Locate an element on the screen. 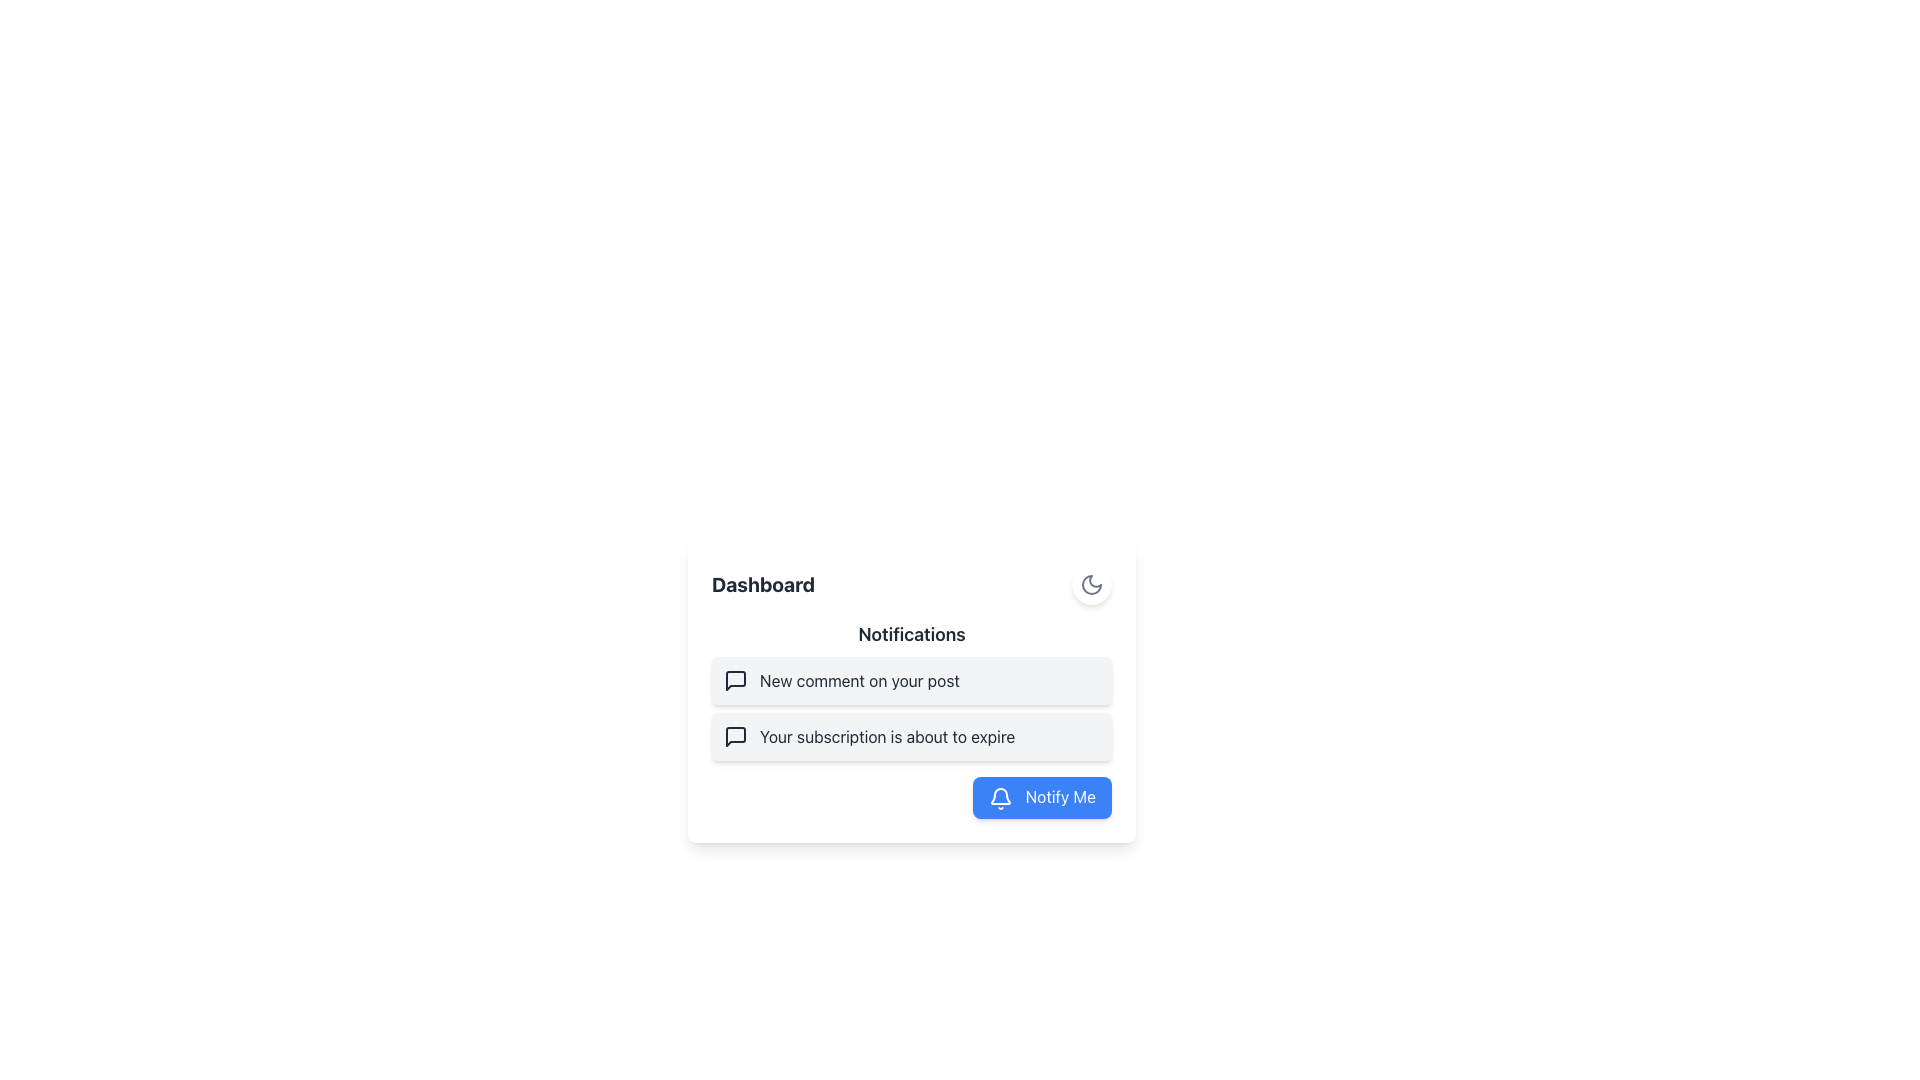  the static text label indicating 'Dashboard' located on the left side of the header section is located at coordinates (762, 585).